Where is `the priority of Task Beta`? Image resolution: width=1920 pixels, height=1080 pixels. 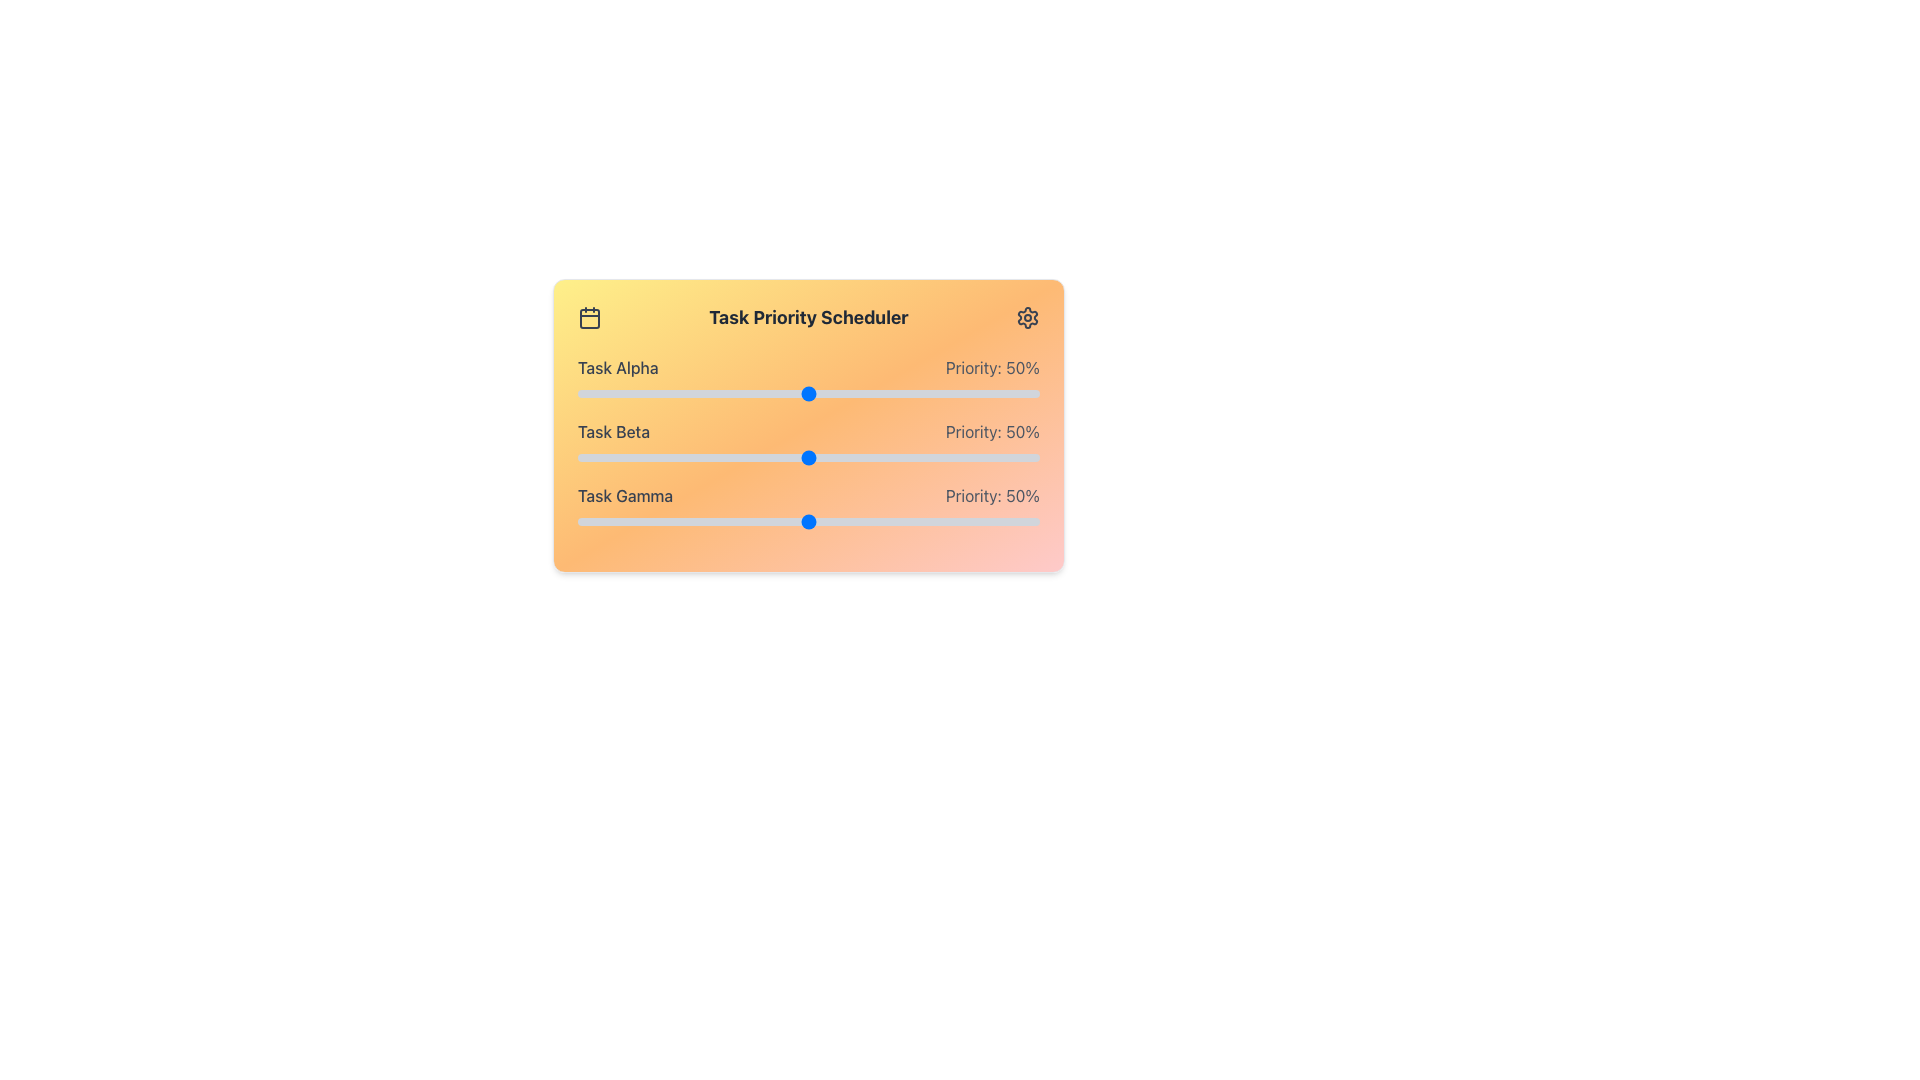
the priority of Task Beta is located at coordinates (576, 458).